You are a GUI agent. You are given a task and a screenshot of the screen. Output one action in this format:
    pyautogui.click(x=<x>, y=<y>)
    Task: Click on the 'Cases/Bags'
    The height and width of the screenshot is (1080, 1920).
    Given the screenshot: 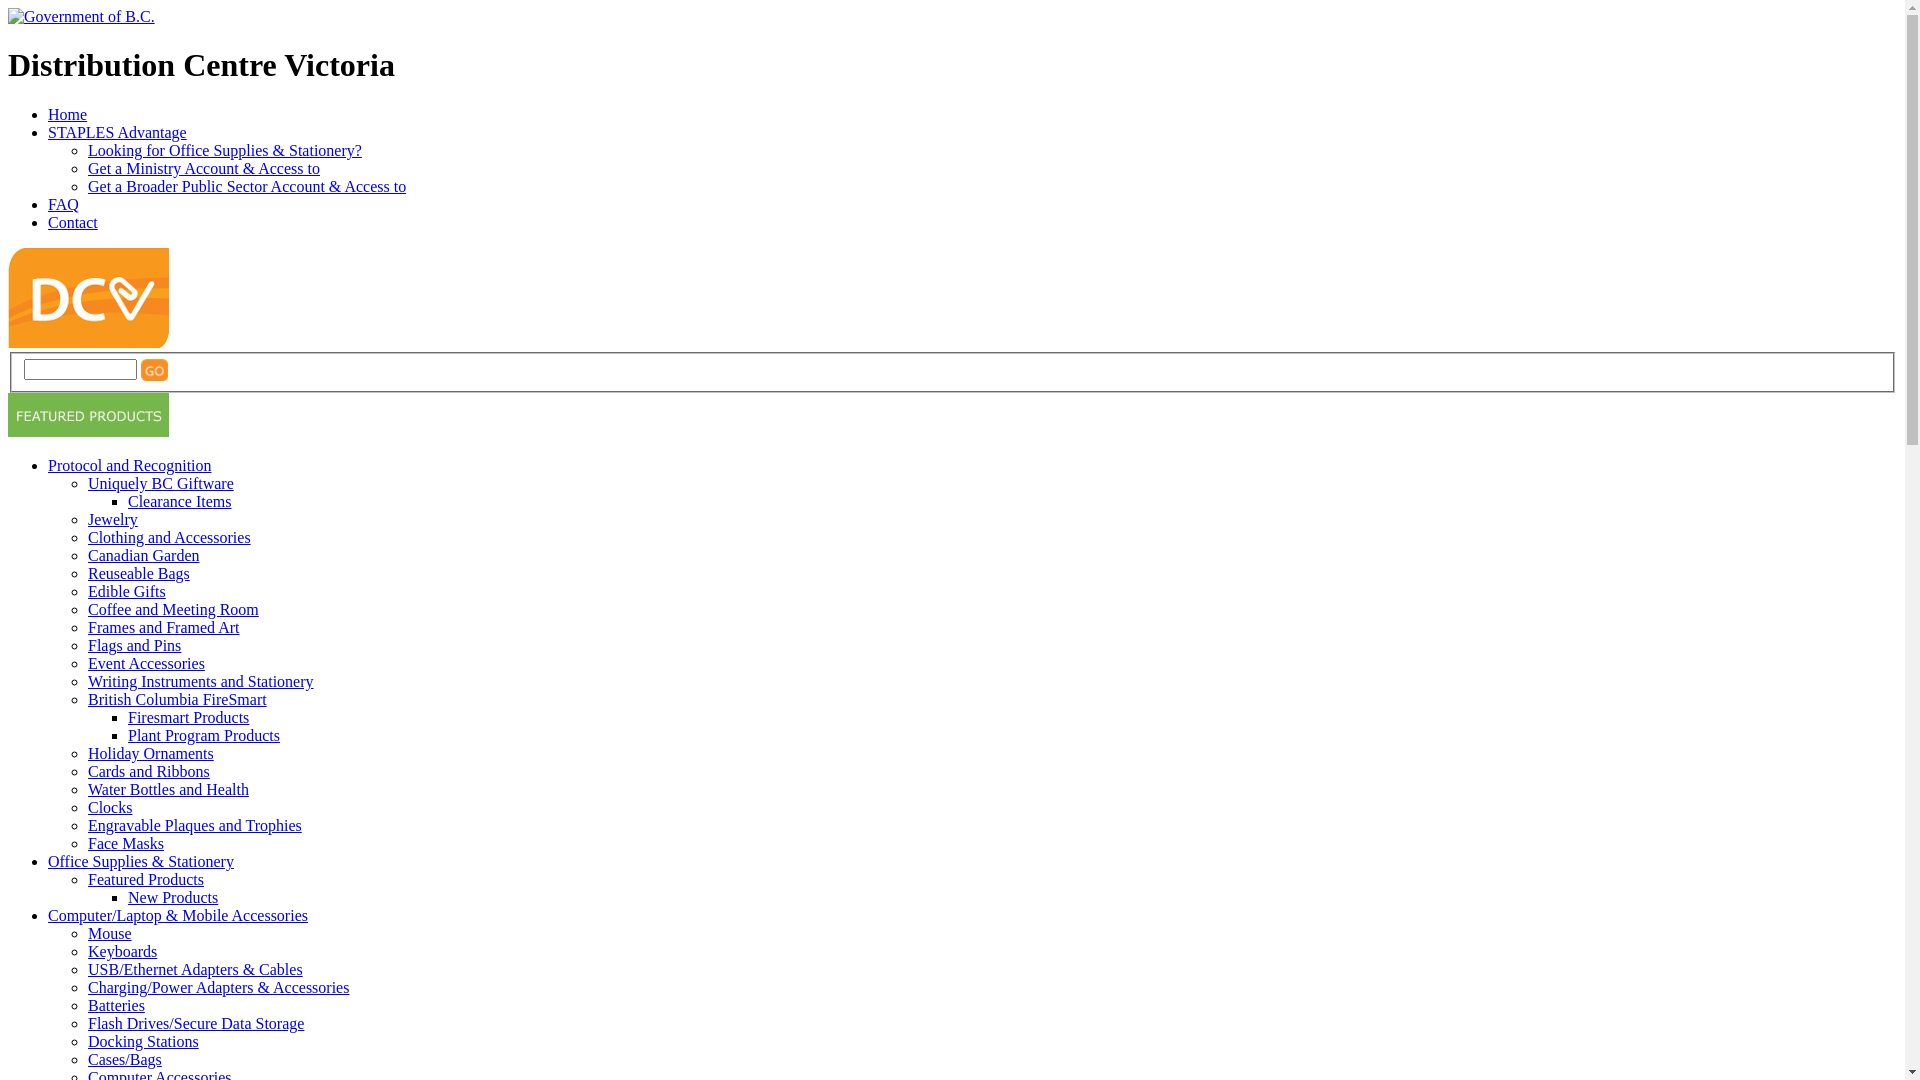 What is the action you would take?
    pyautogui.click(x=123, y=1058)
    